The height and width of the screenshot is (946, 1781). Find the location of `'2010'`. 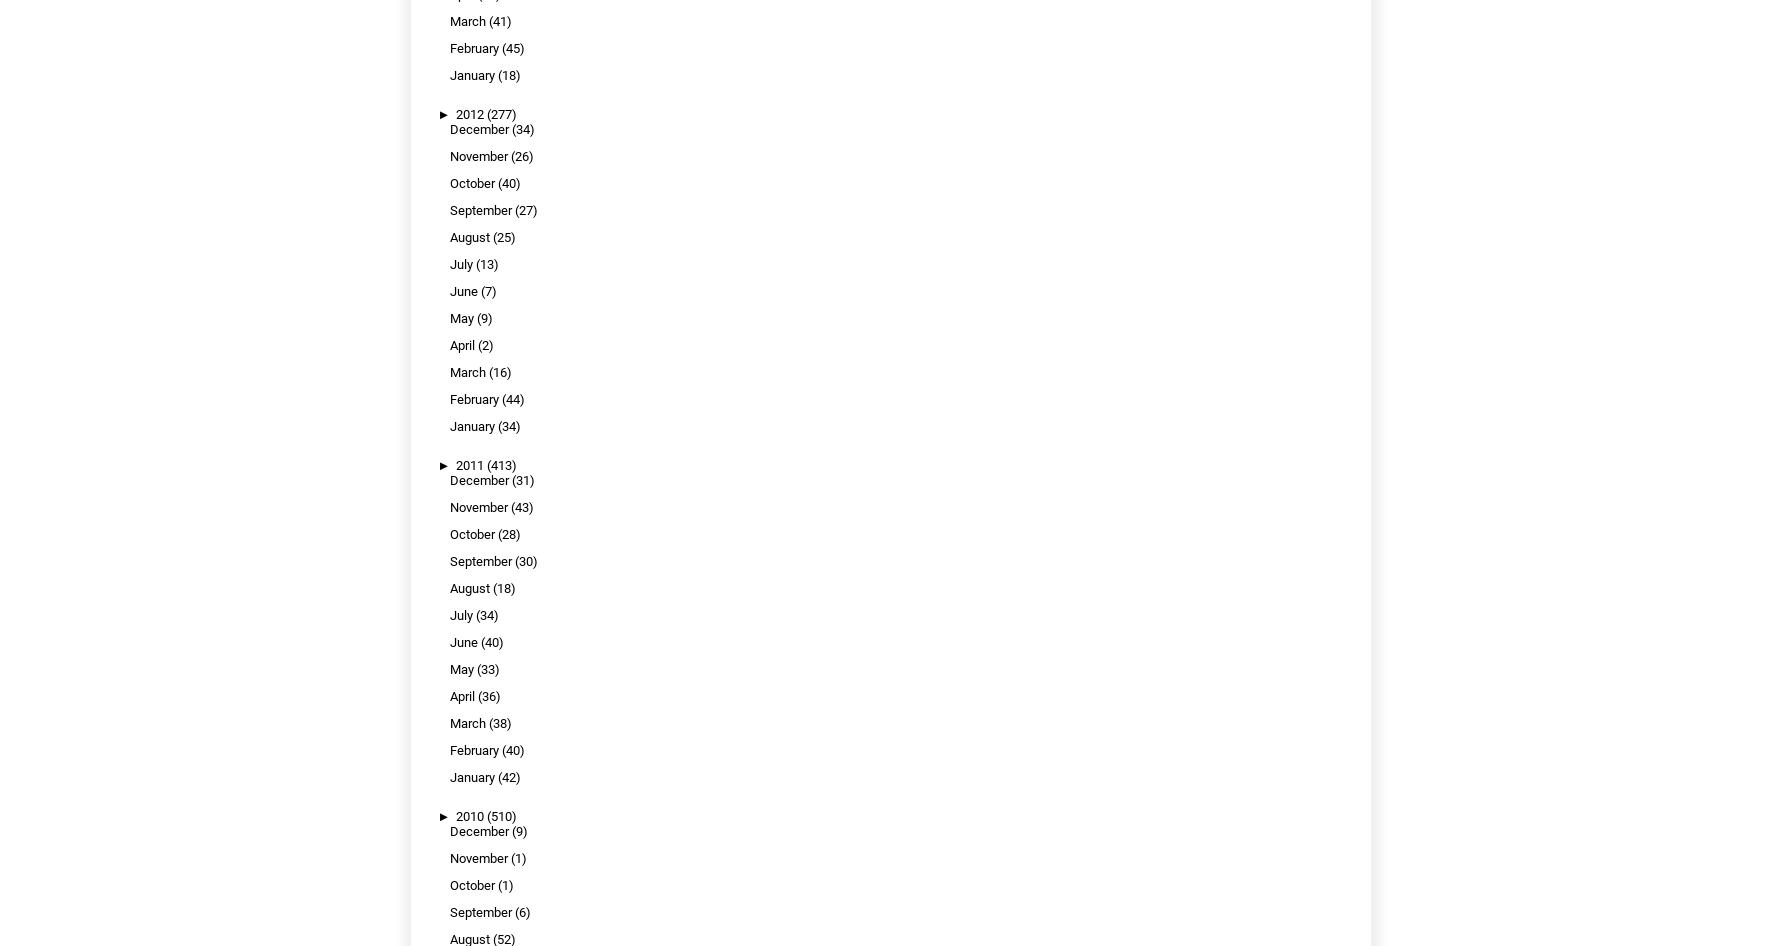

'2010' is located at coordinates (470, 816).